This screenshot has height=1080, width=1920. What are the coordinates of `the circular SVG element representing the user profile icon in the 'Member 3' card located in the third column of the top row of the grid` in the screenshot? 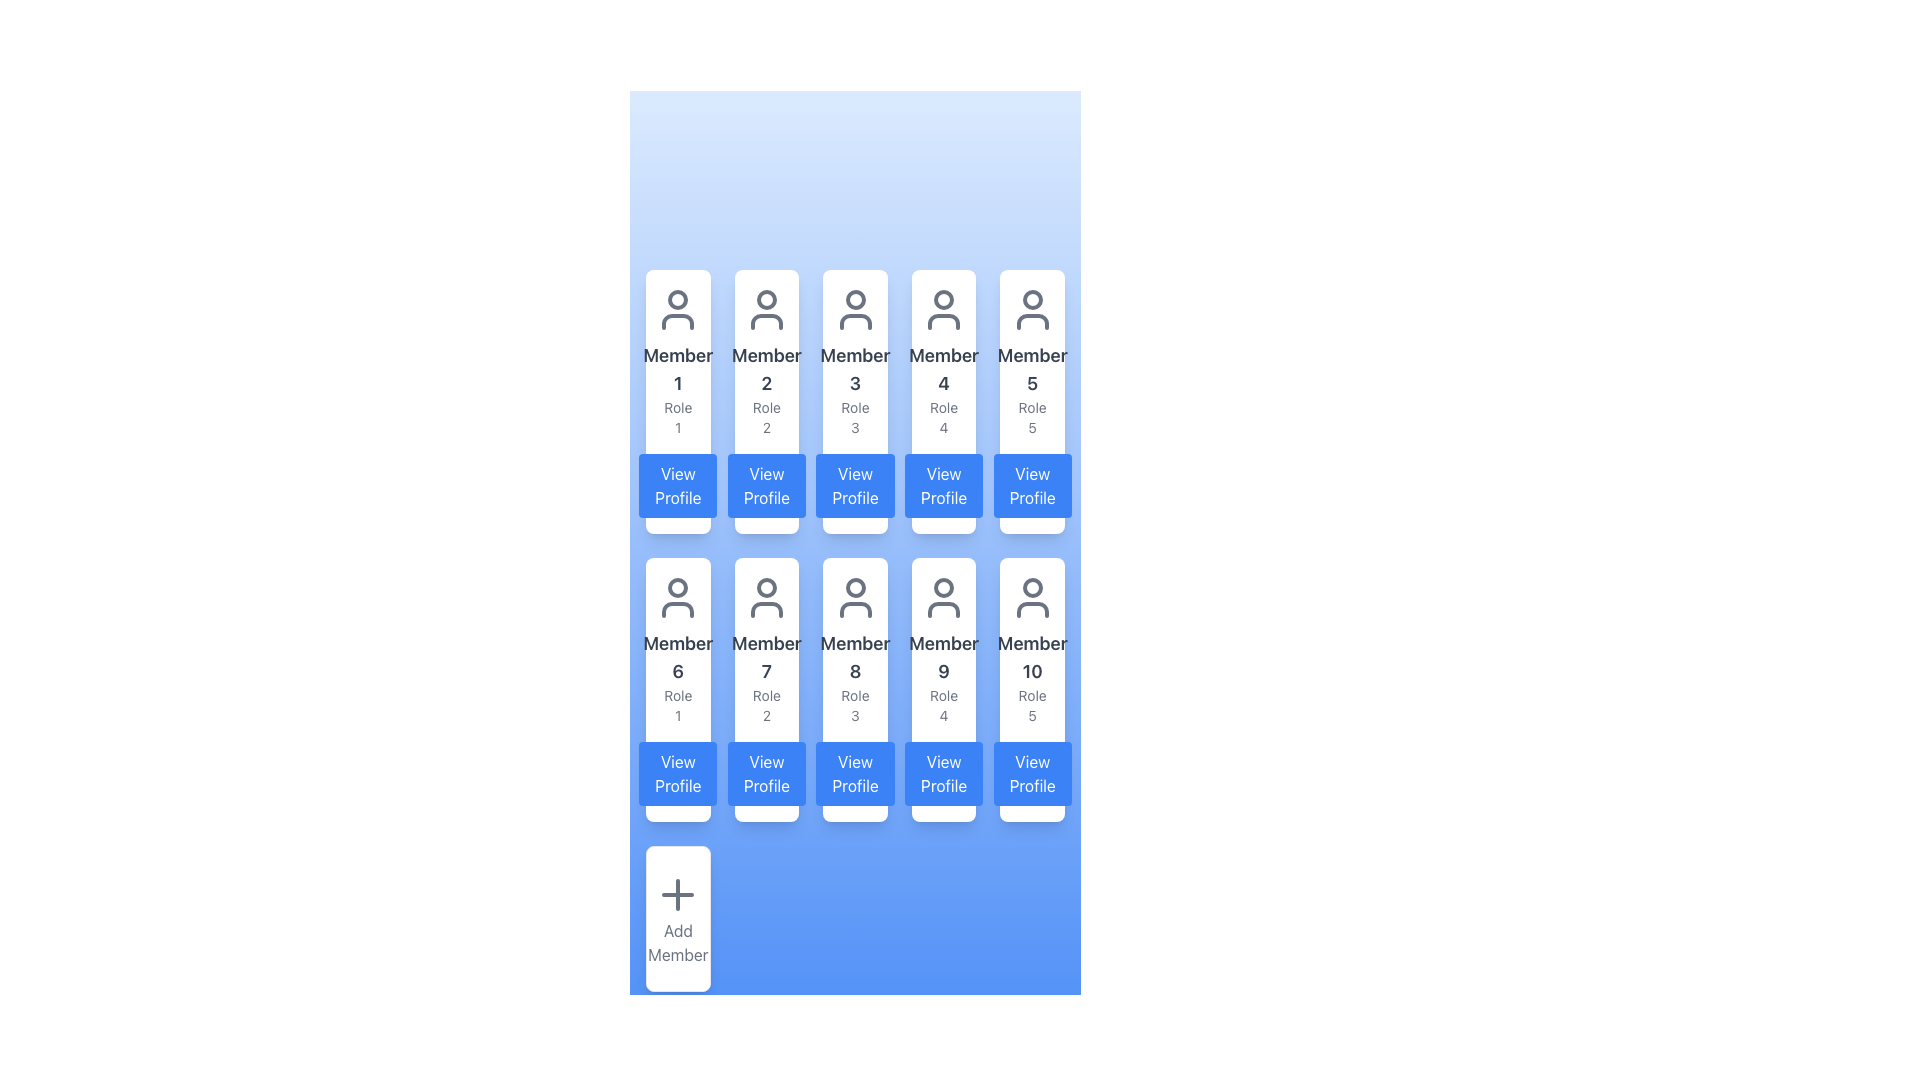 It's located at (855, 300).